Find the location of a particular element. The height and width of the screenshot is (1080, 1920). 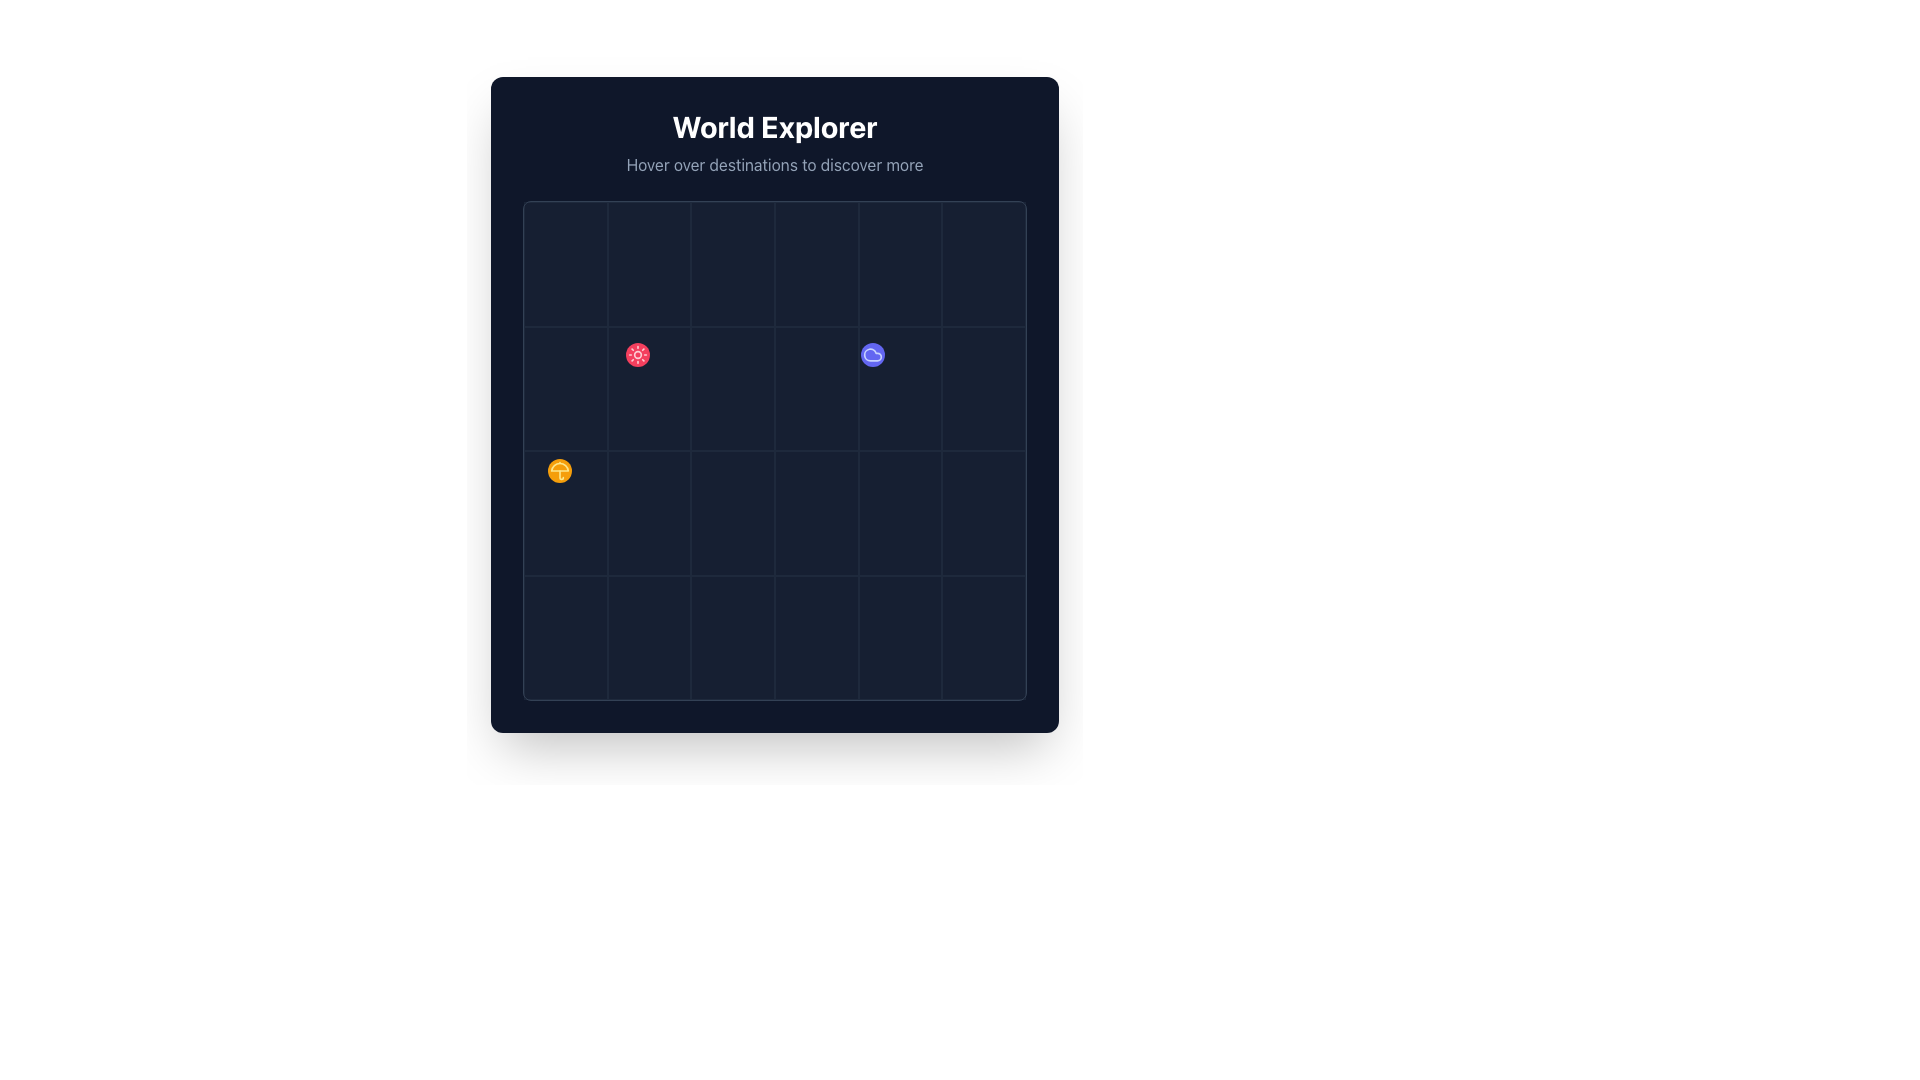

the grid cell located in the bottom-right corner of a structured grid layout, defined by a subtle border in light gray or slate color is located at coordinates (899, 637).